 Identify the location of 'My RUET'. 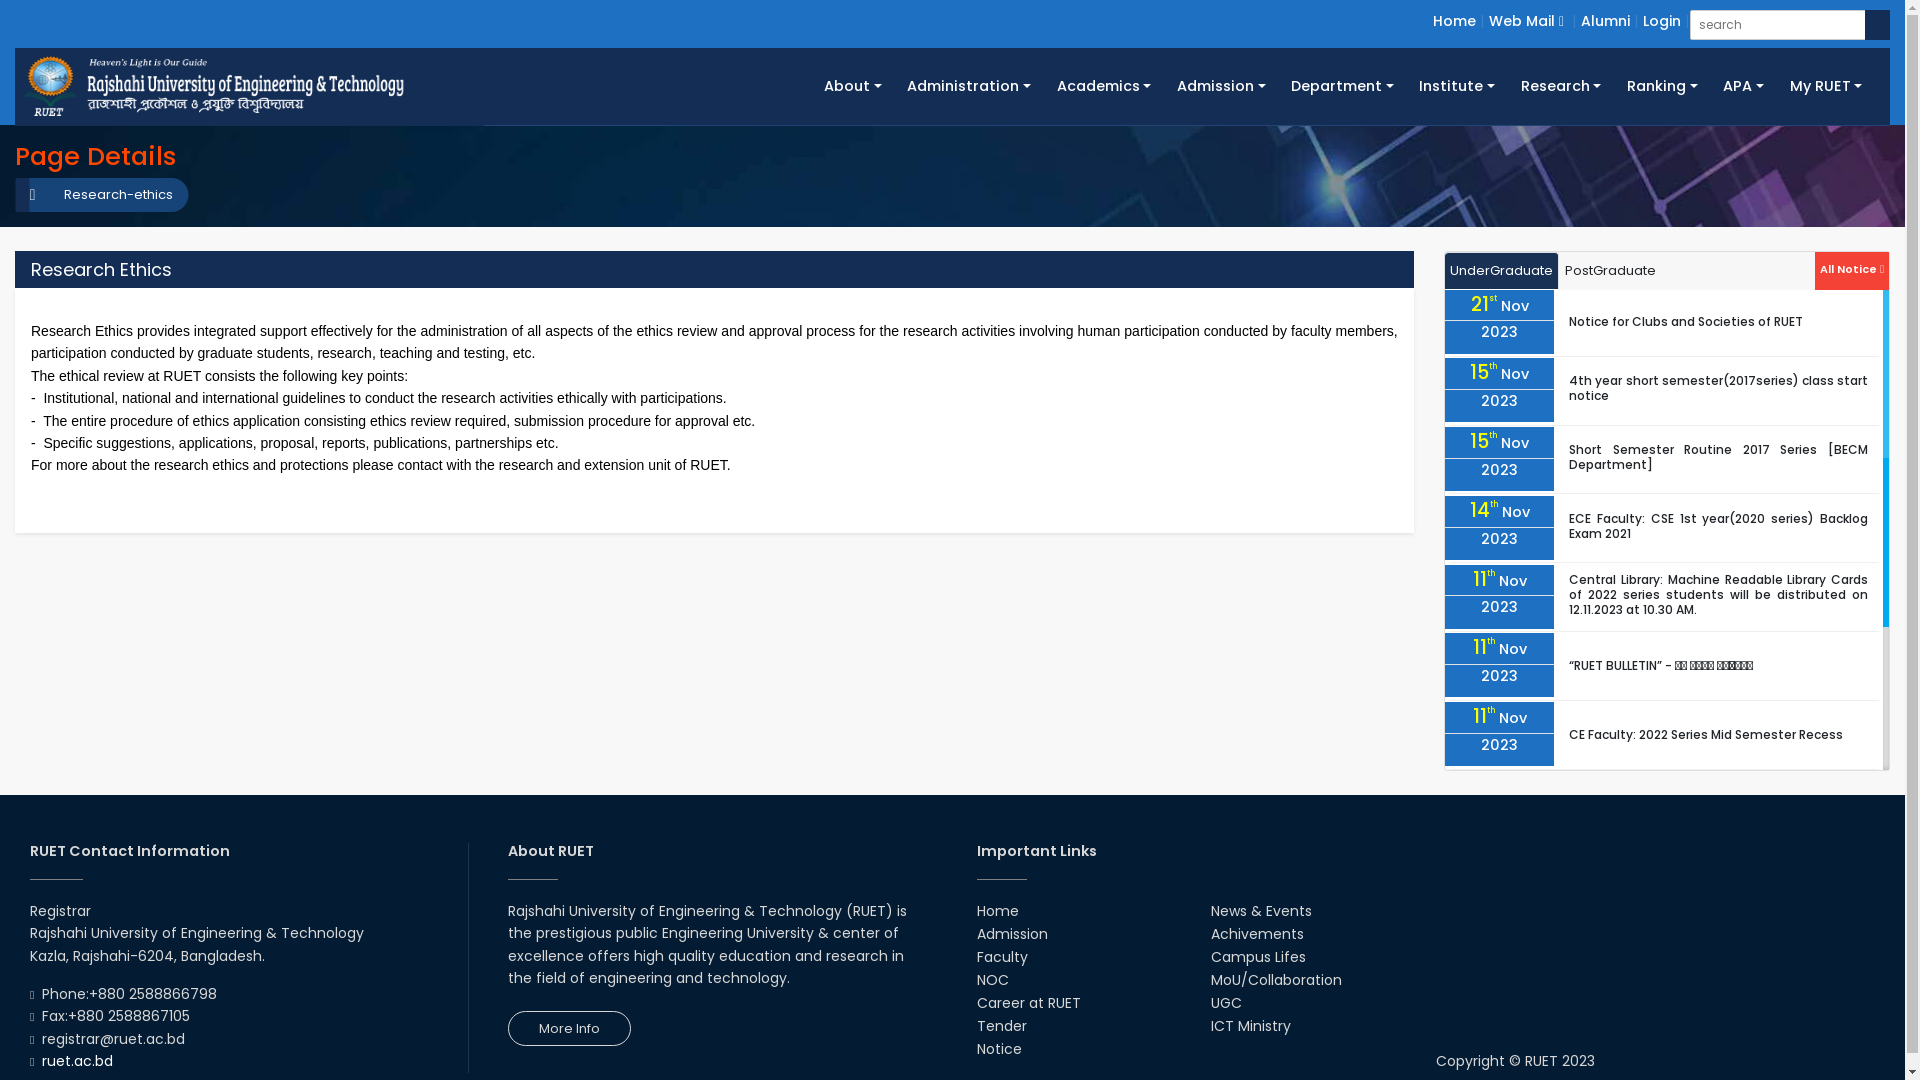
(1825, 85).